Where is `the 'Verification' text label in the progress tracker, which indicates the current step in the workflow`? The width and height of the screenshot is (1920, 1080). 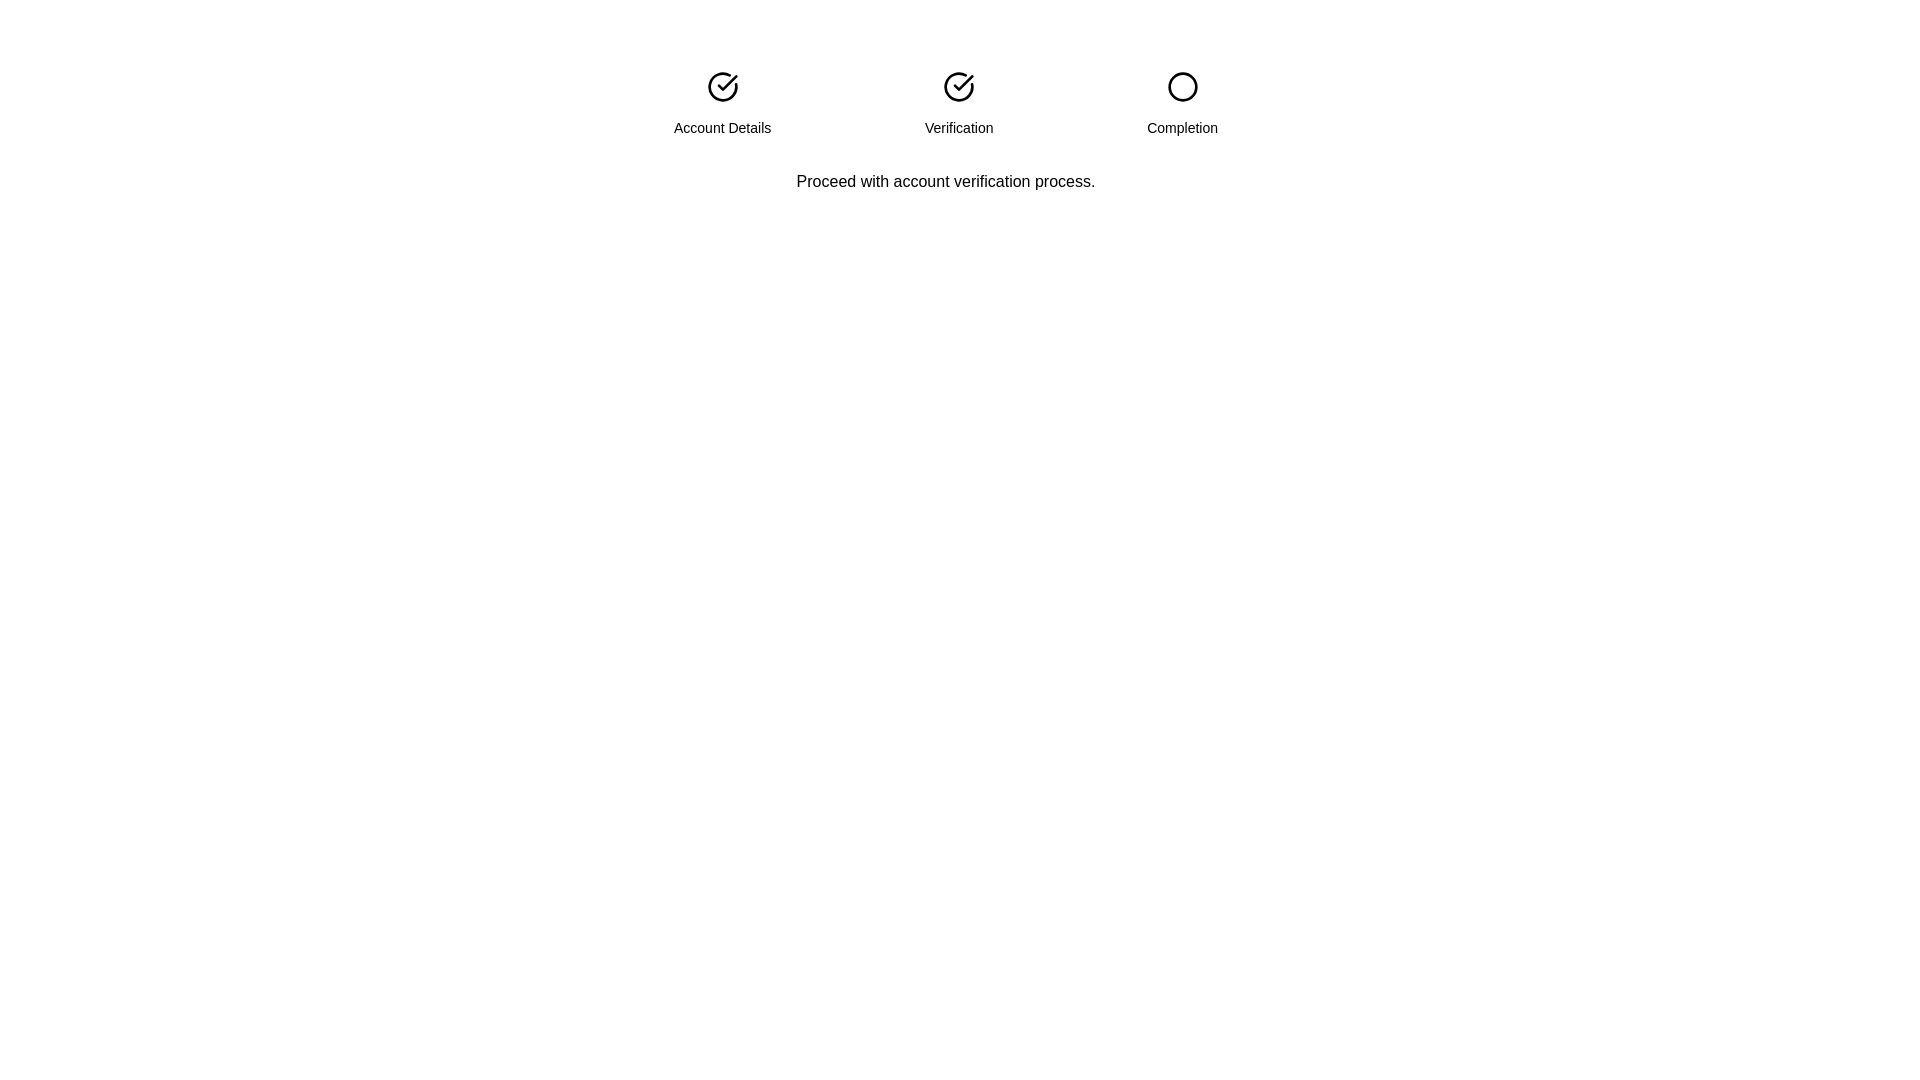
the 'Verification' text label in the progress tracker, which indicates the current step in the workflow is located at coordinates (958, 127).